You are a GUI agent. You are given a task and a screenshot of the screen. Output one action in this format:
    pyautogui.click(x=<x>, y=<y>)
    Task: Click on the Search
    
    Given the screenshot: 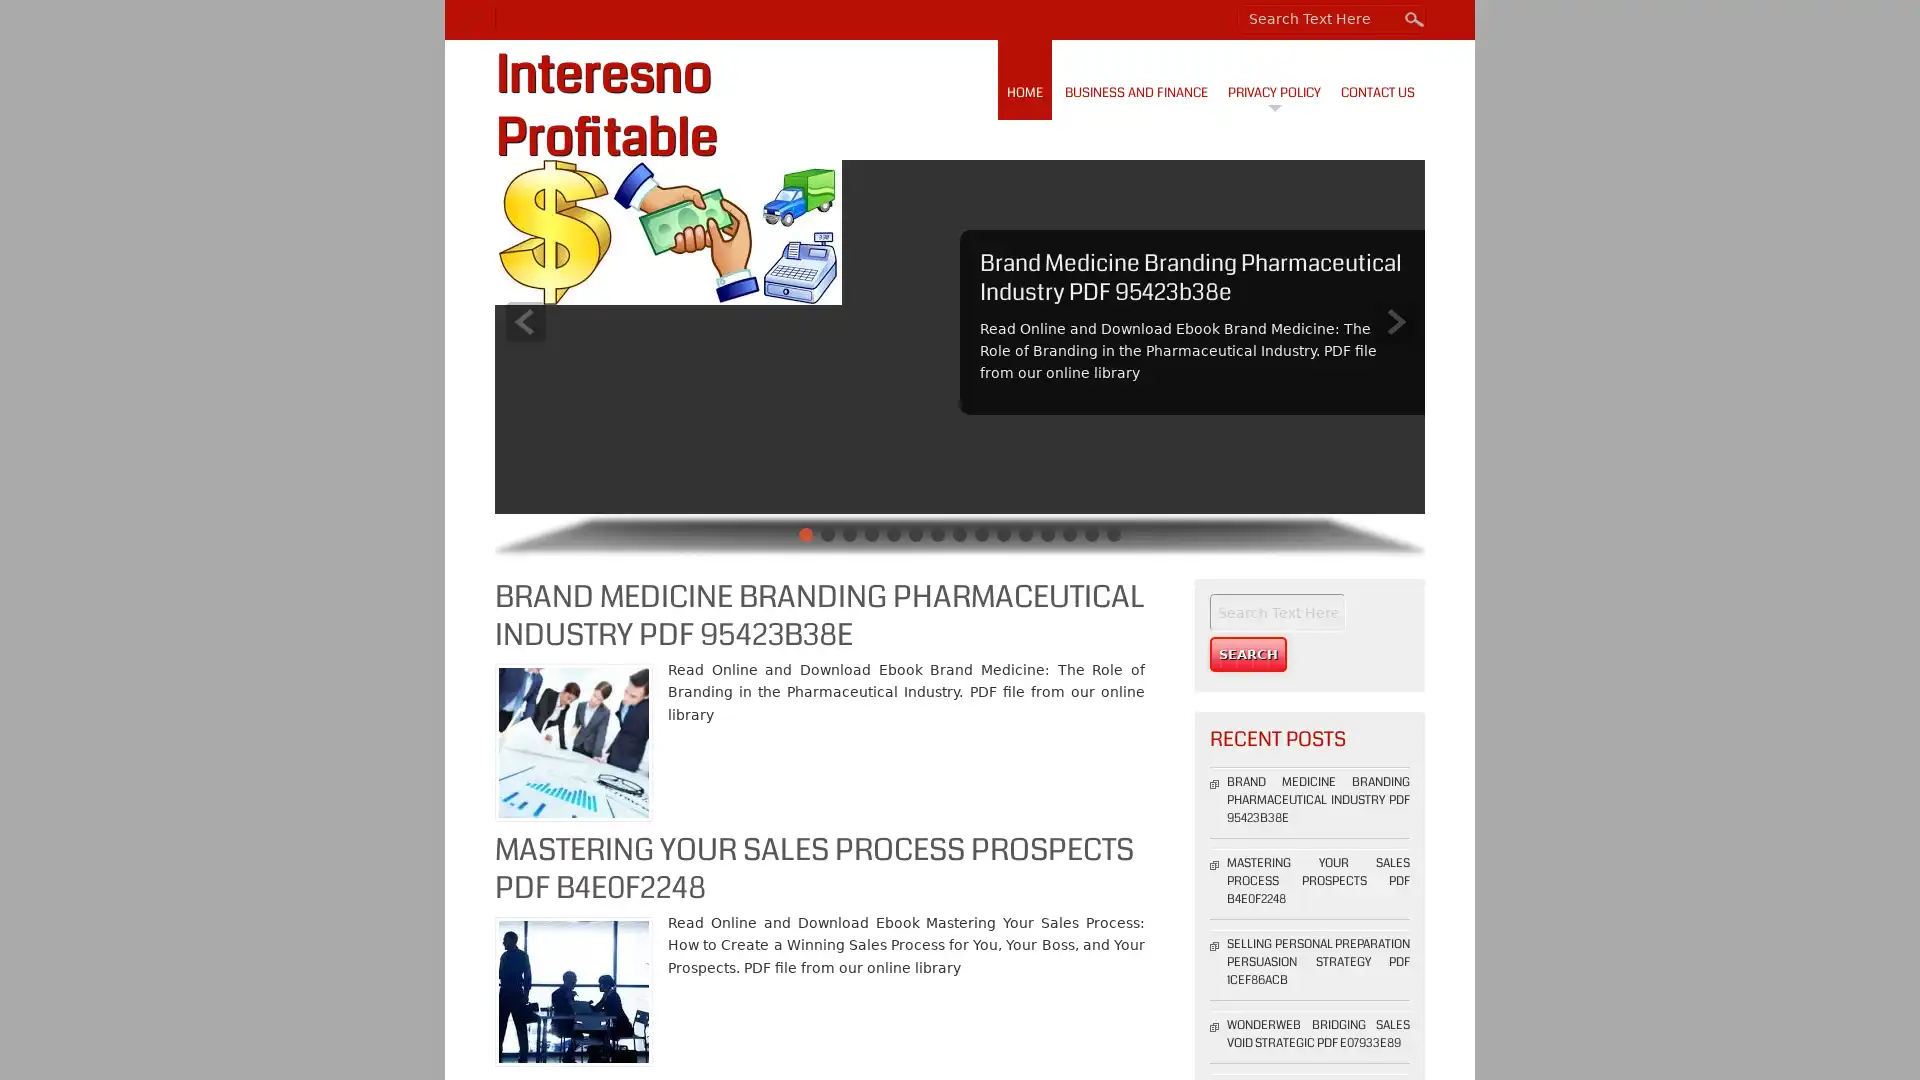 What is the action you would take?
    pyautogui.click(x=1247, y=654)
    